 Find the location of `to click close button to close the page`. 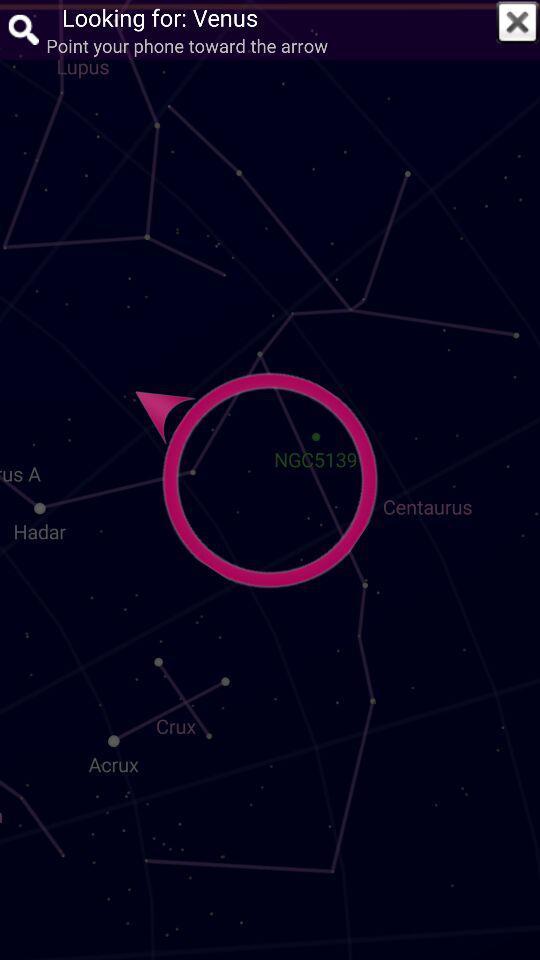

to click close button to close the page is located at coordinates (517, 21).